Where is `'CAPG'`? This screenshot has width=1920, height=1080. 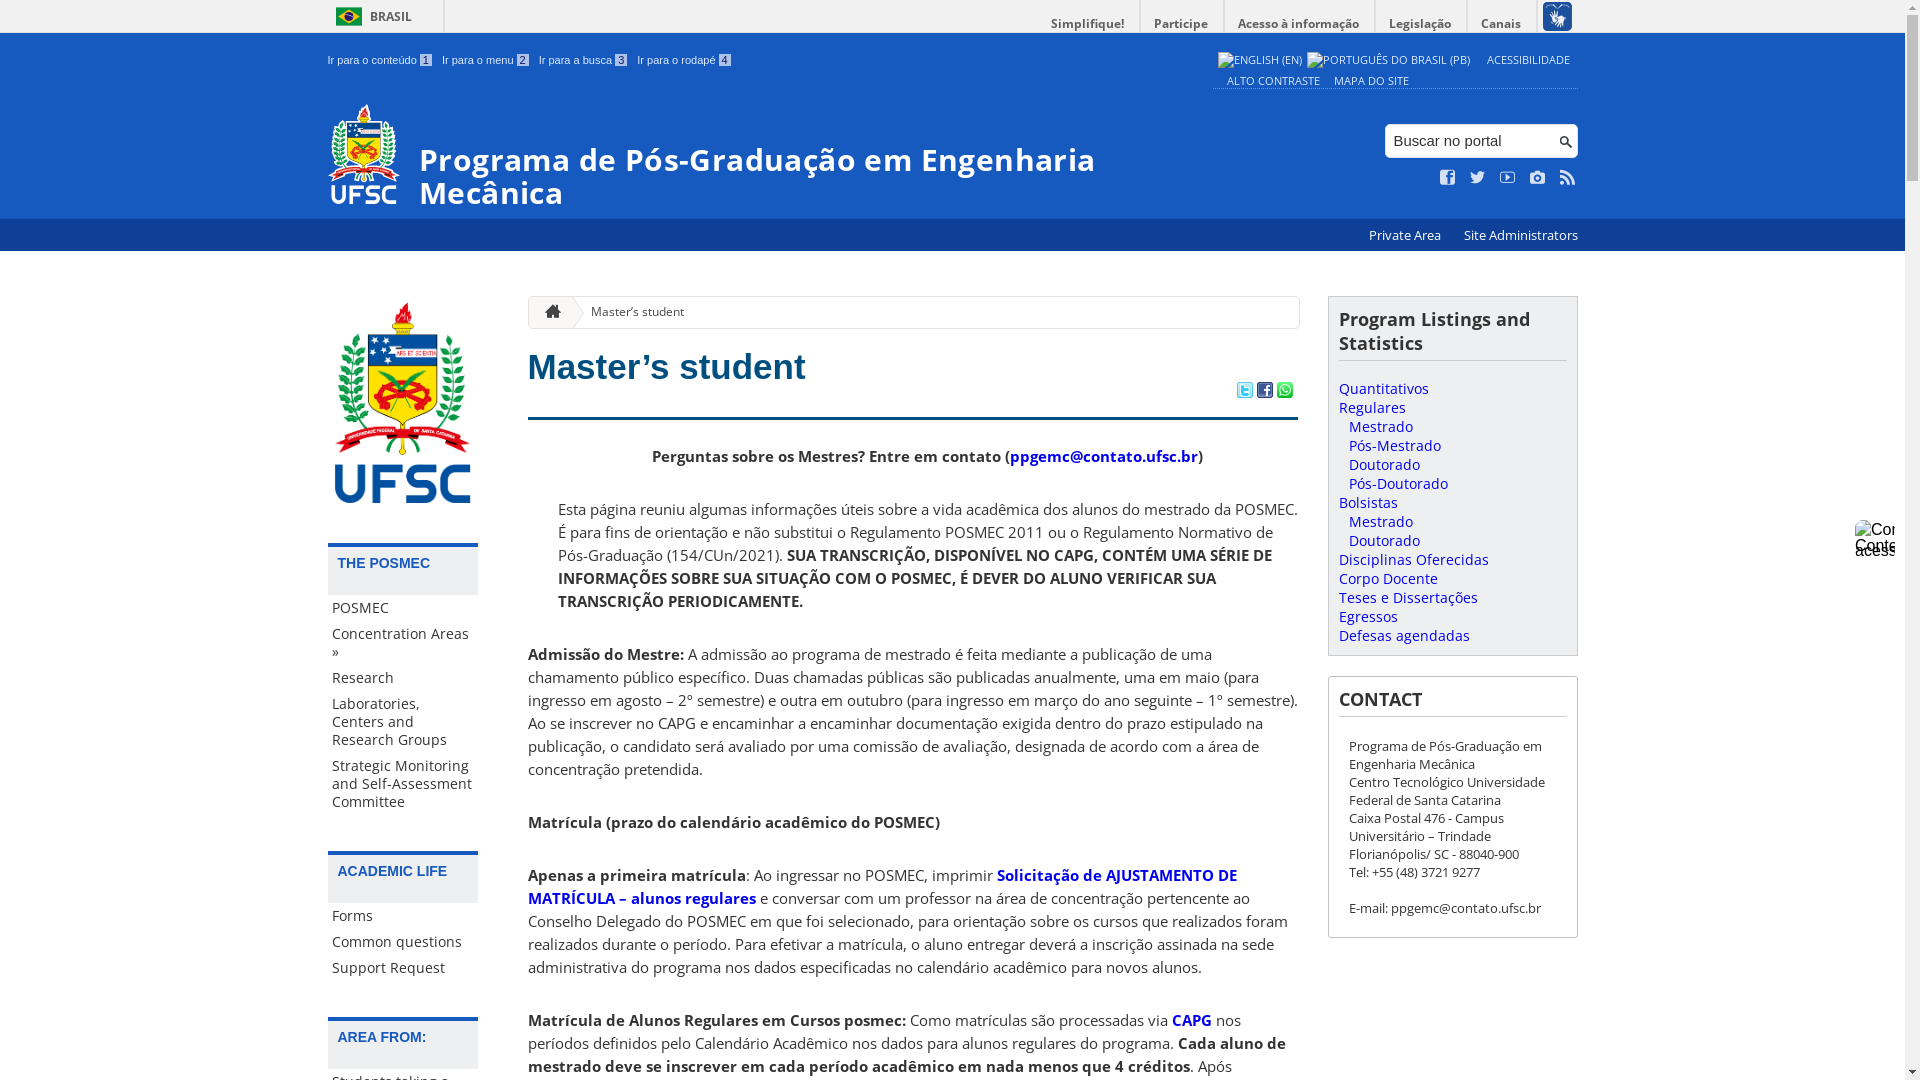
'CAPG' is located at coordinates (1191, 1019).